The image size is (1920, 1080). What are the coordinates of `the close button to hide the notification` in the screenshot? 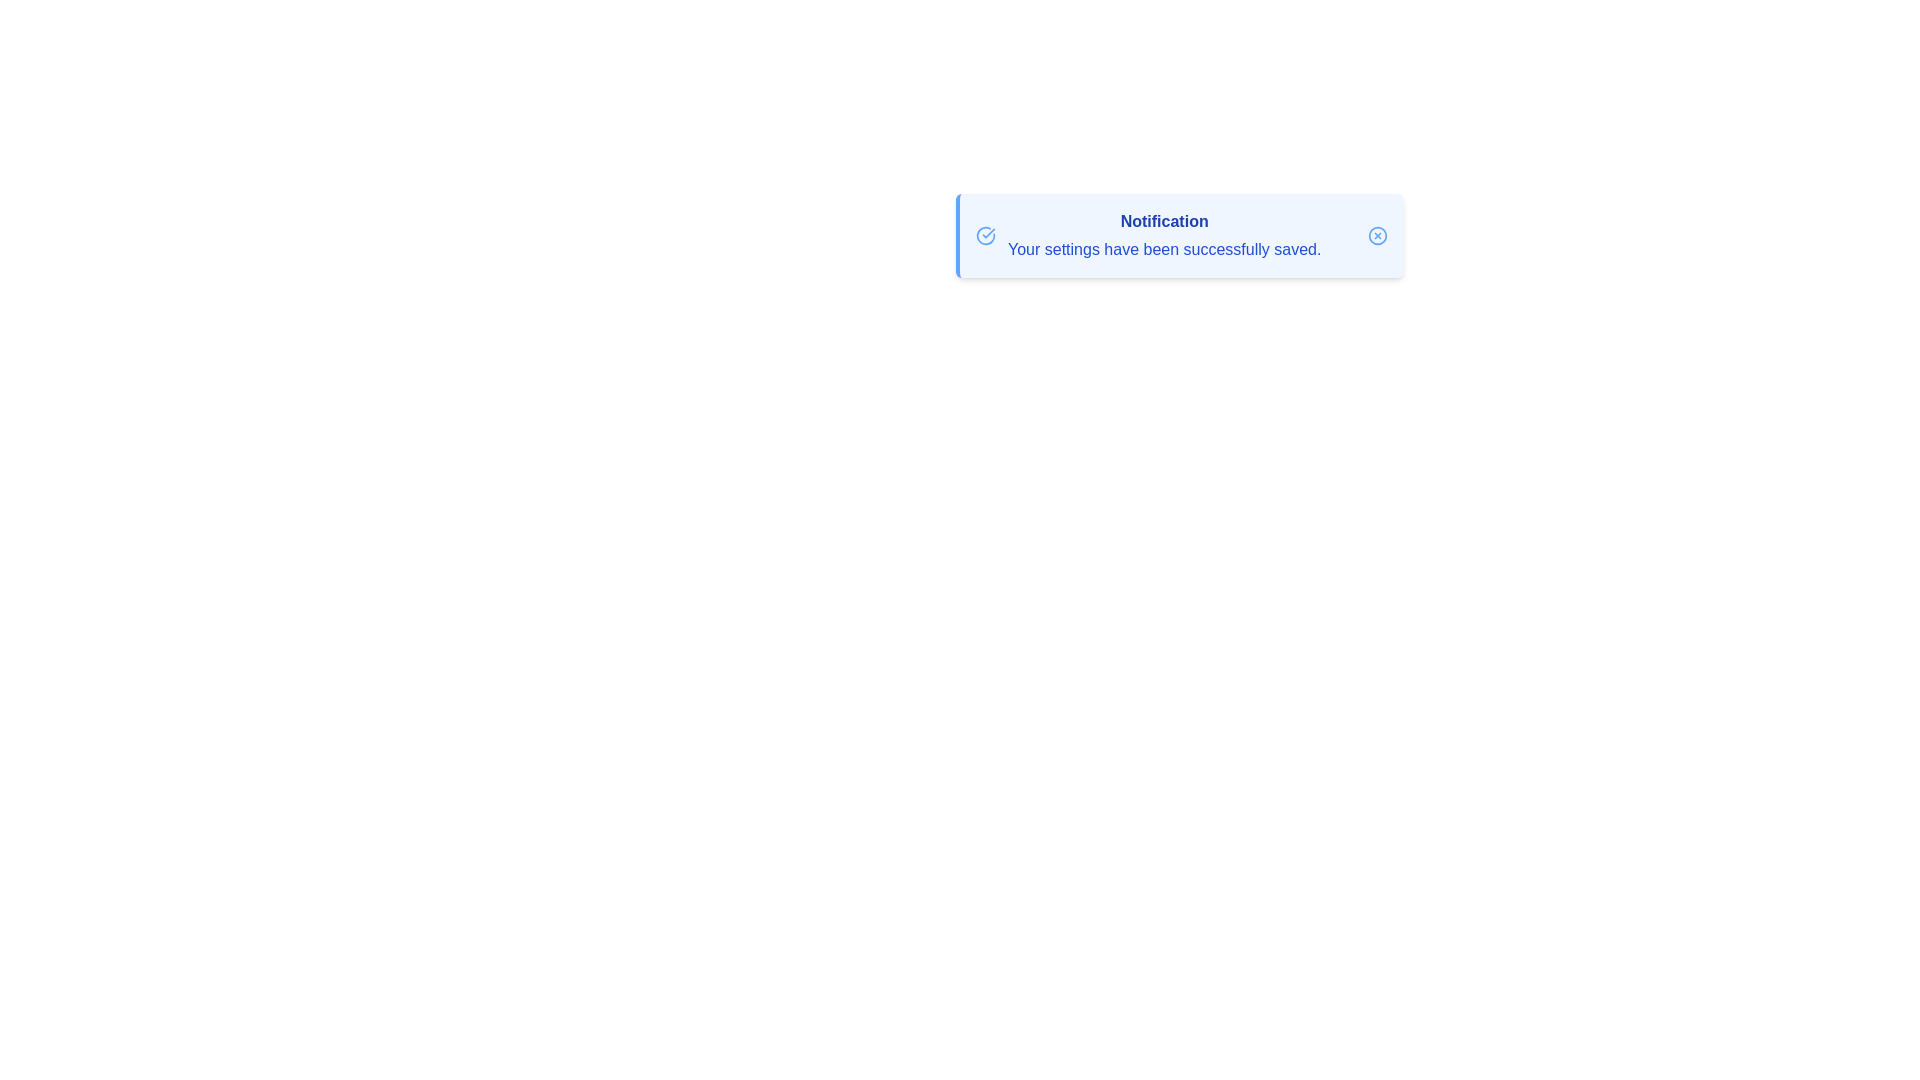 It's located at (1376, 234).